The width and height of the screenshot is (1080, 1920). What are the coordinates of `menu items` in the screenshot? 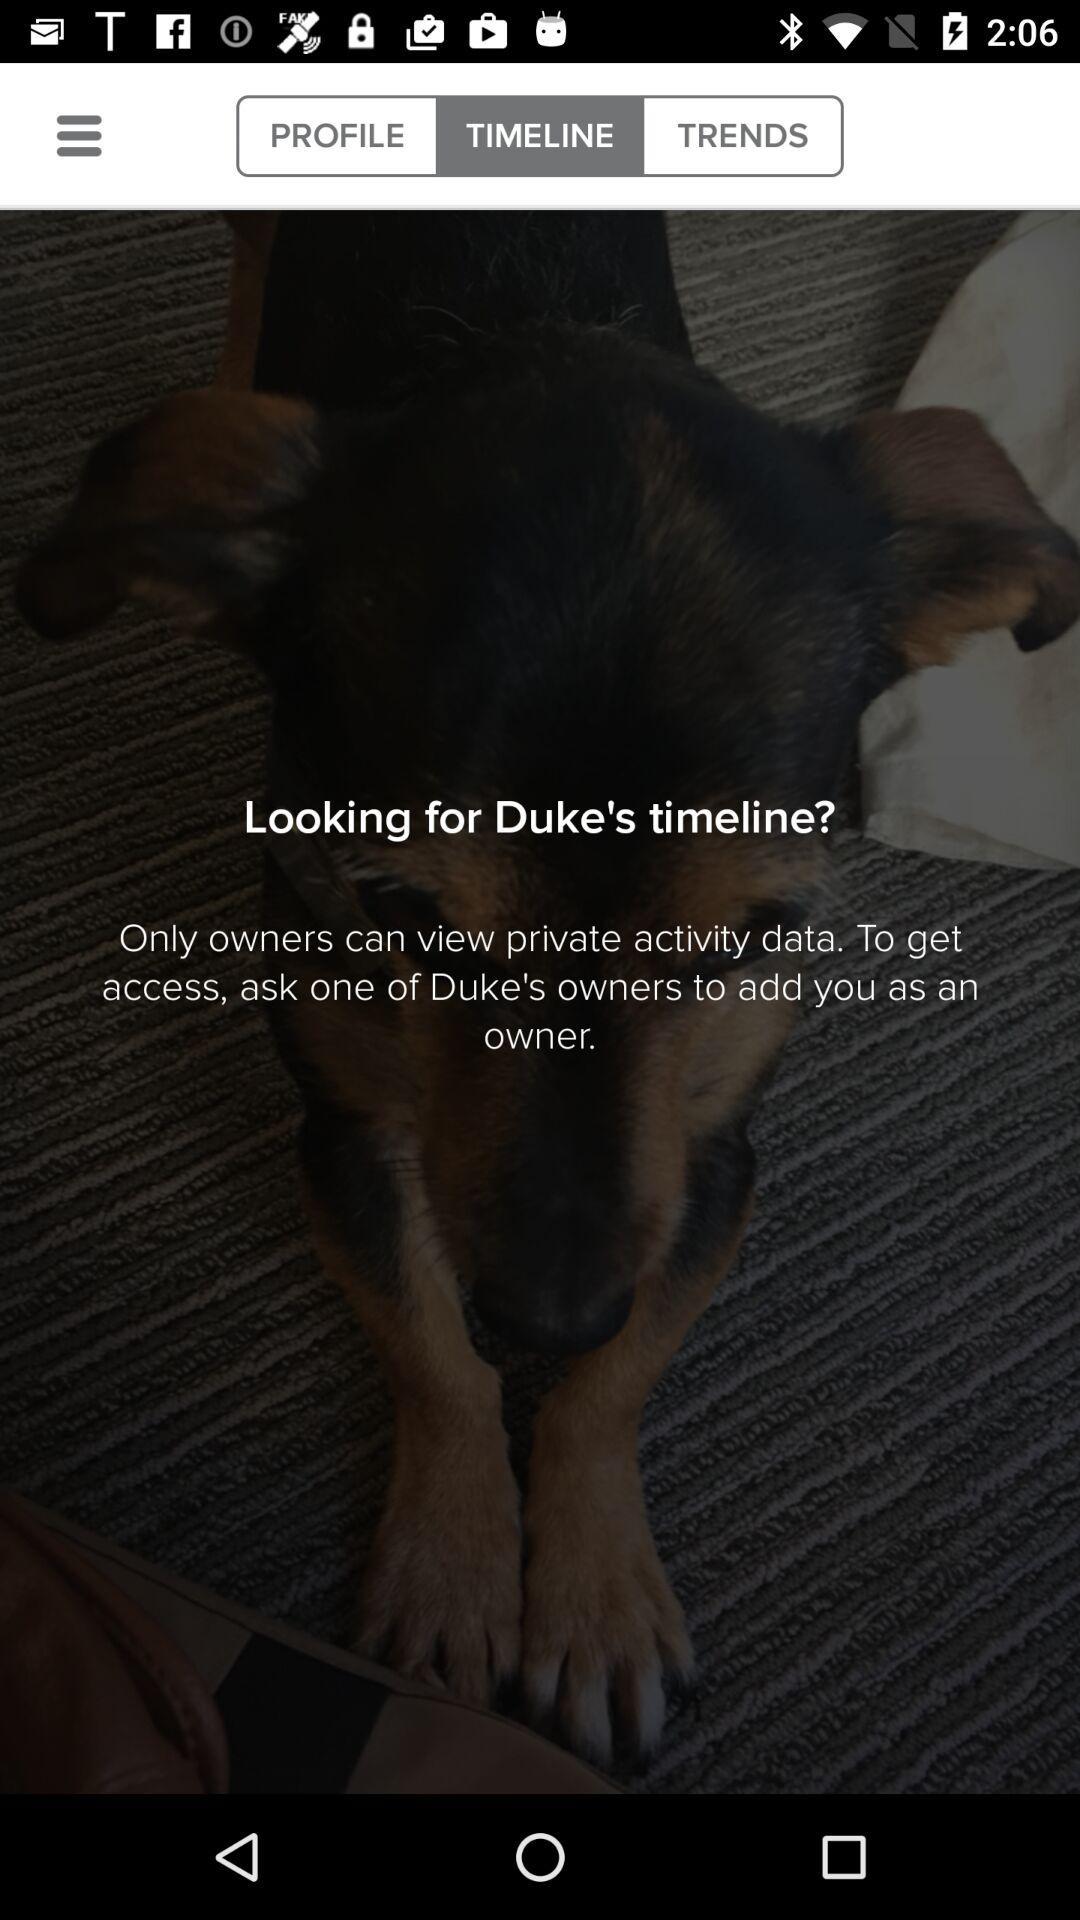 It's located at (78, 135).